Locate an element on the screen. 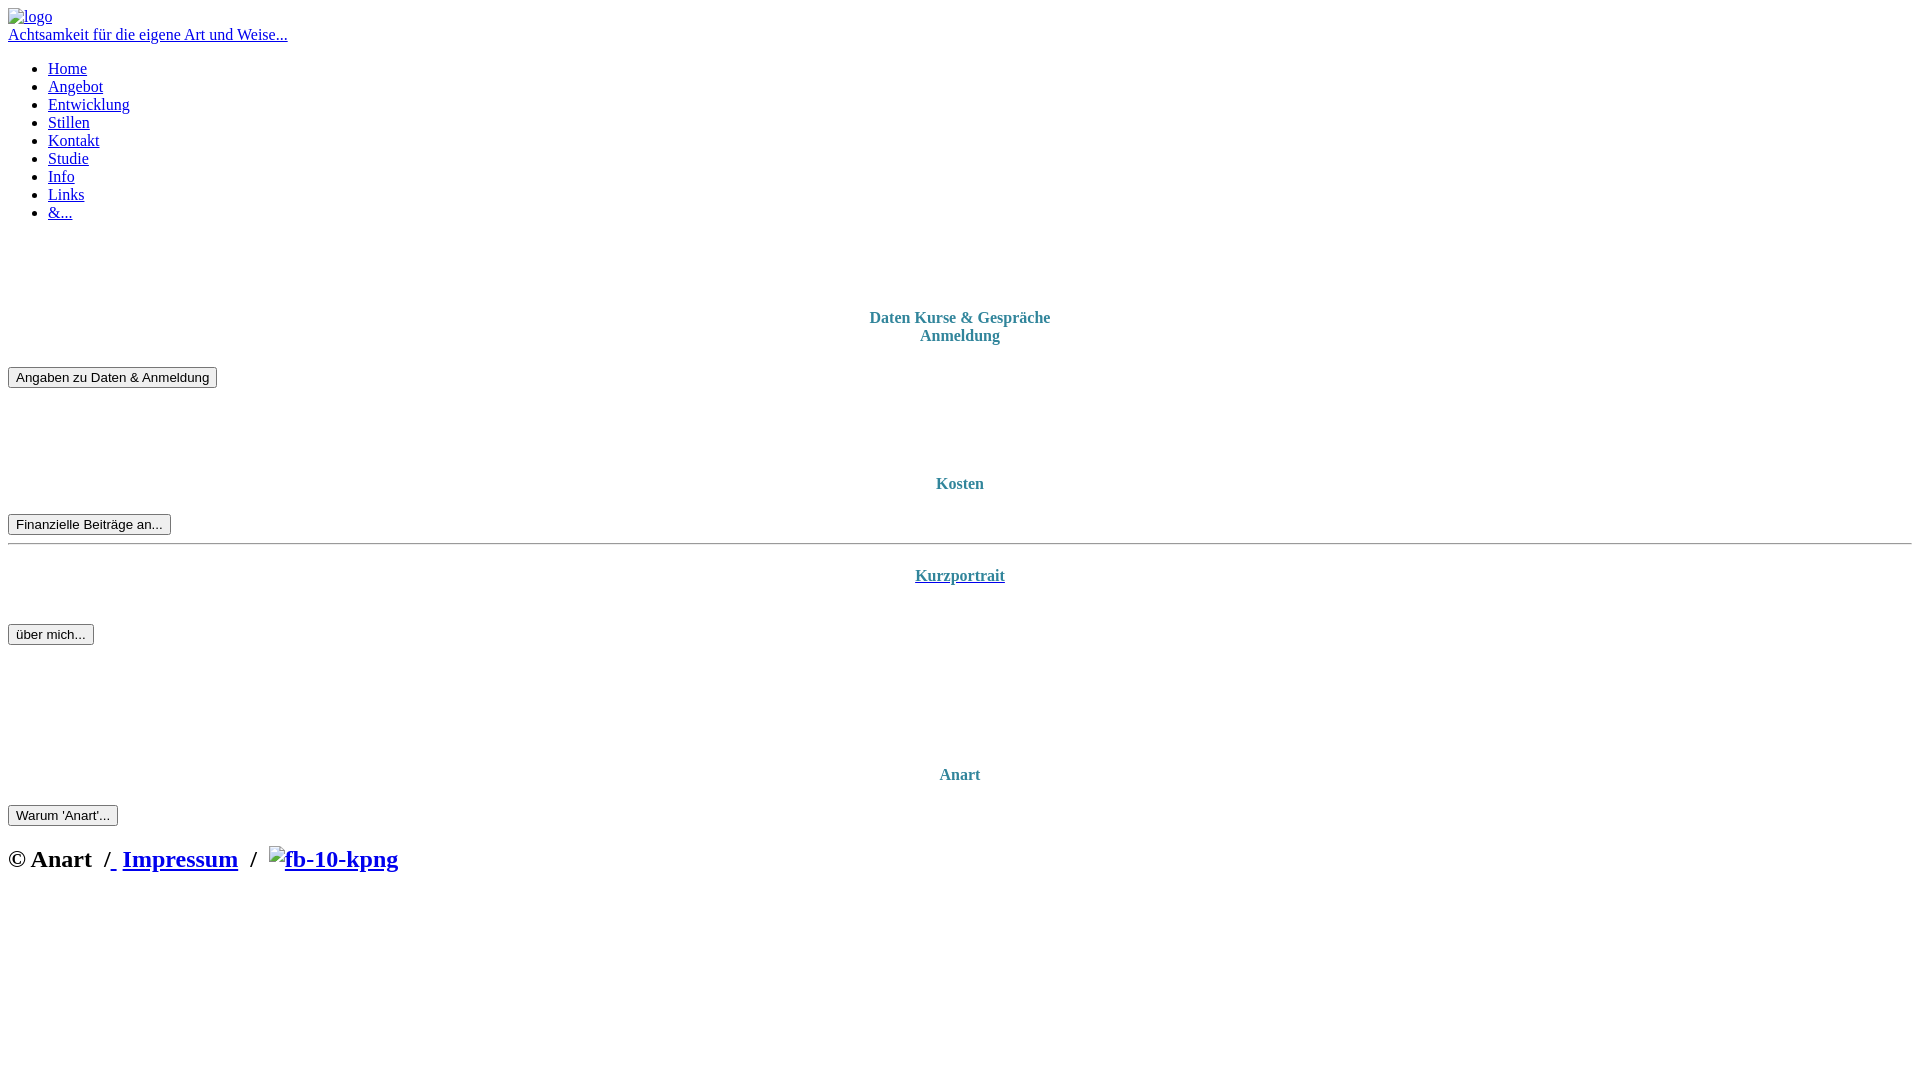 This screenshot has width=1920, height=1080. 'Warum 'Anart'...' is located at coordinates (62, 815).